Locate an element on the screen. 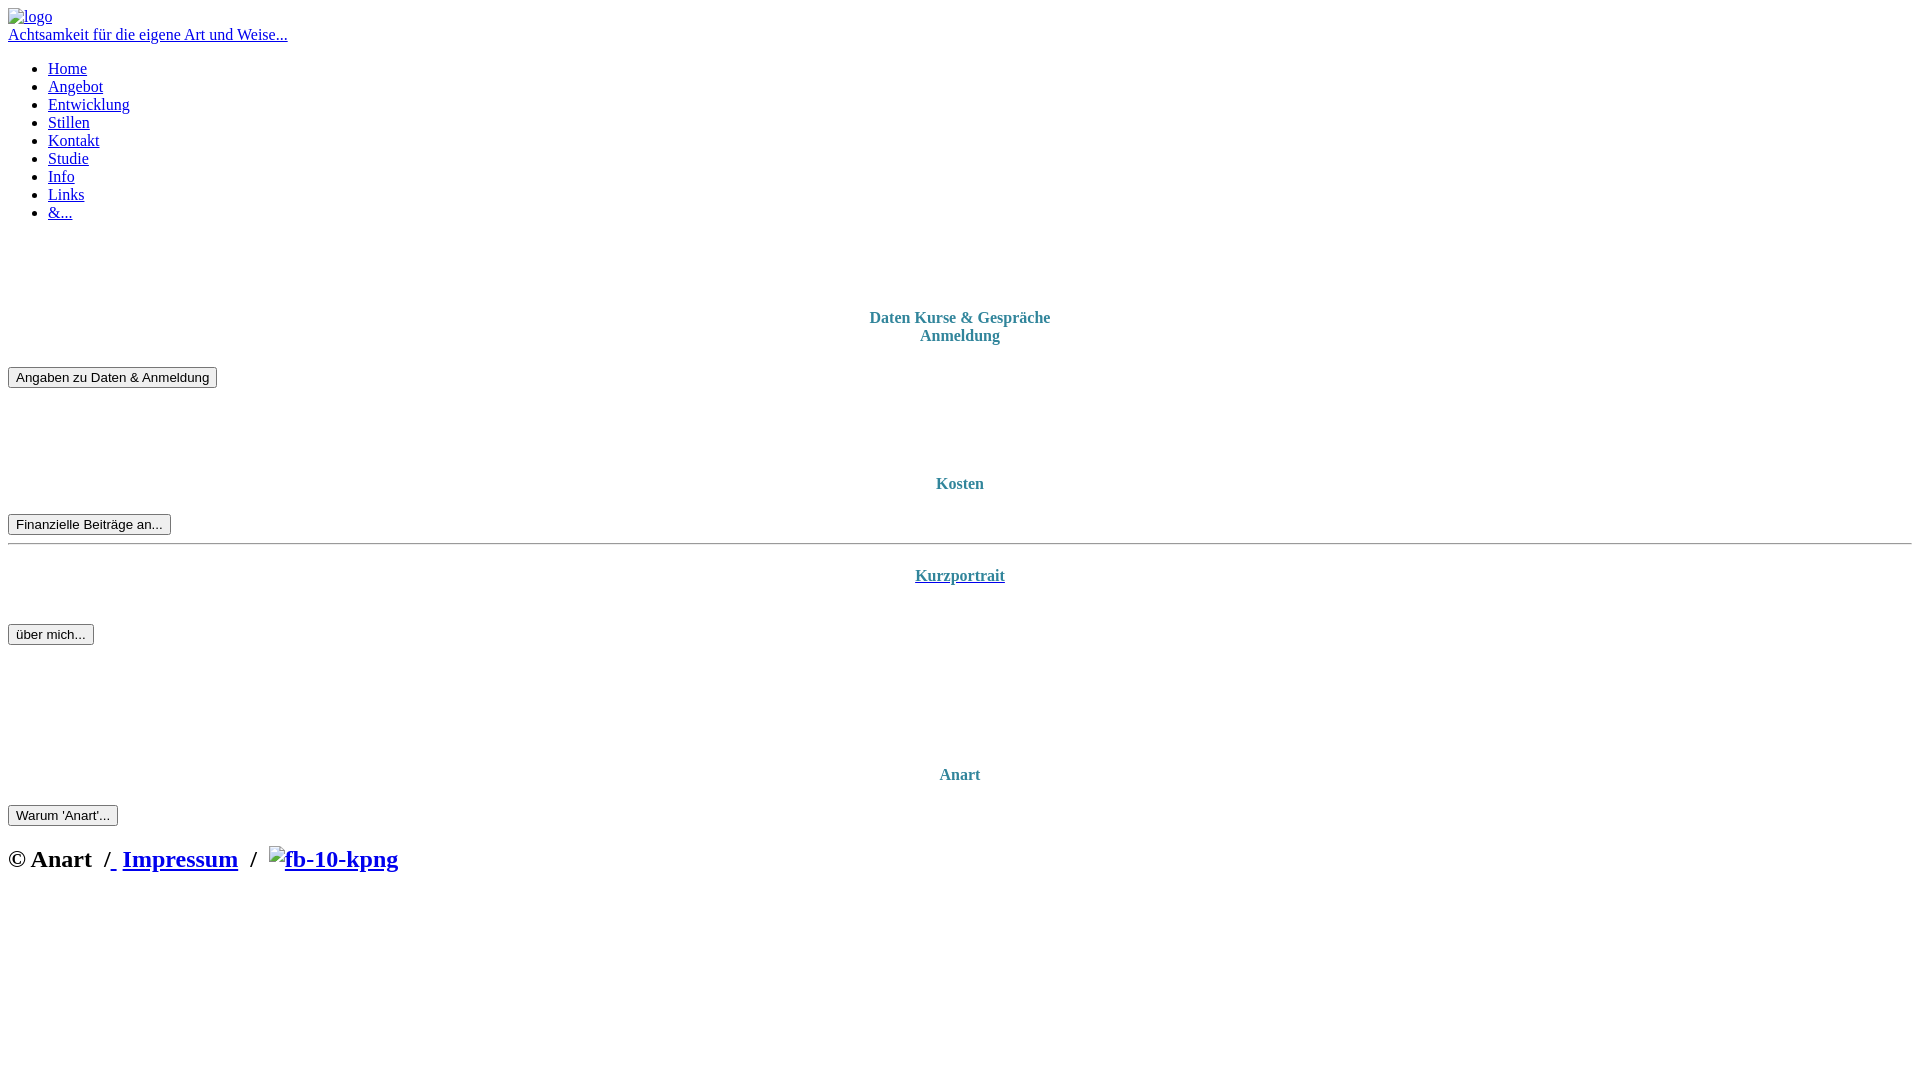 This screenshot has width=1920, height=1080. 'Warum 'Anart'...' is located at coordinates (62, 815).